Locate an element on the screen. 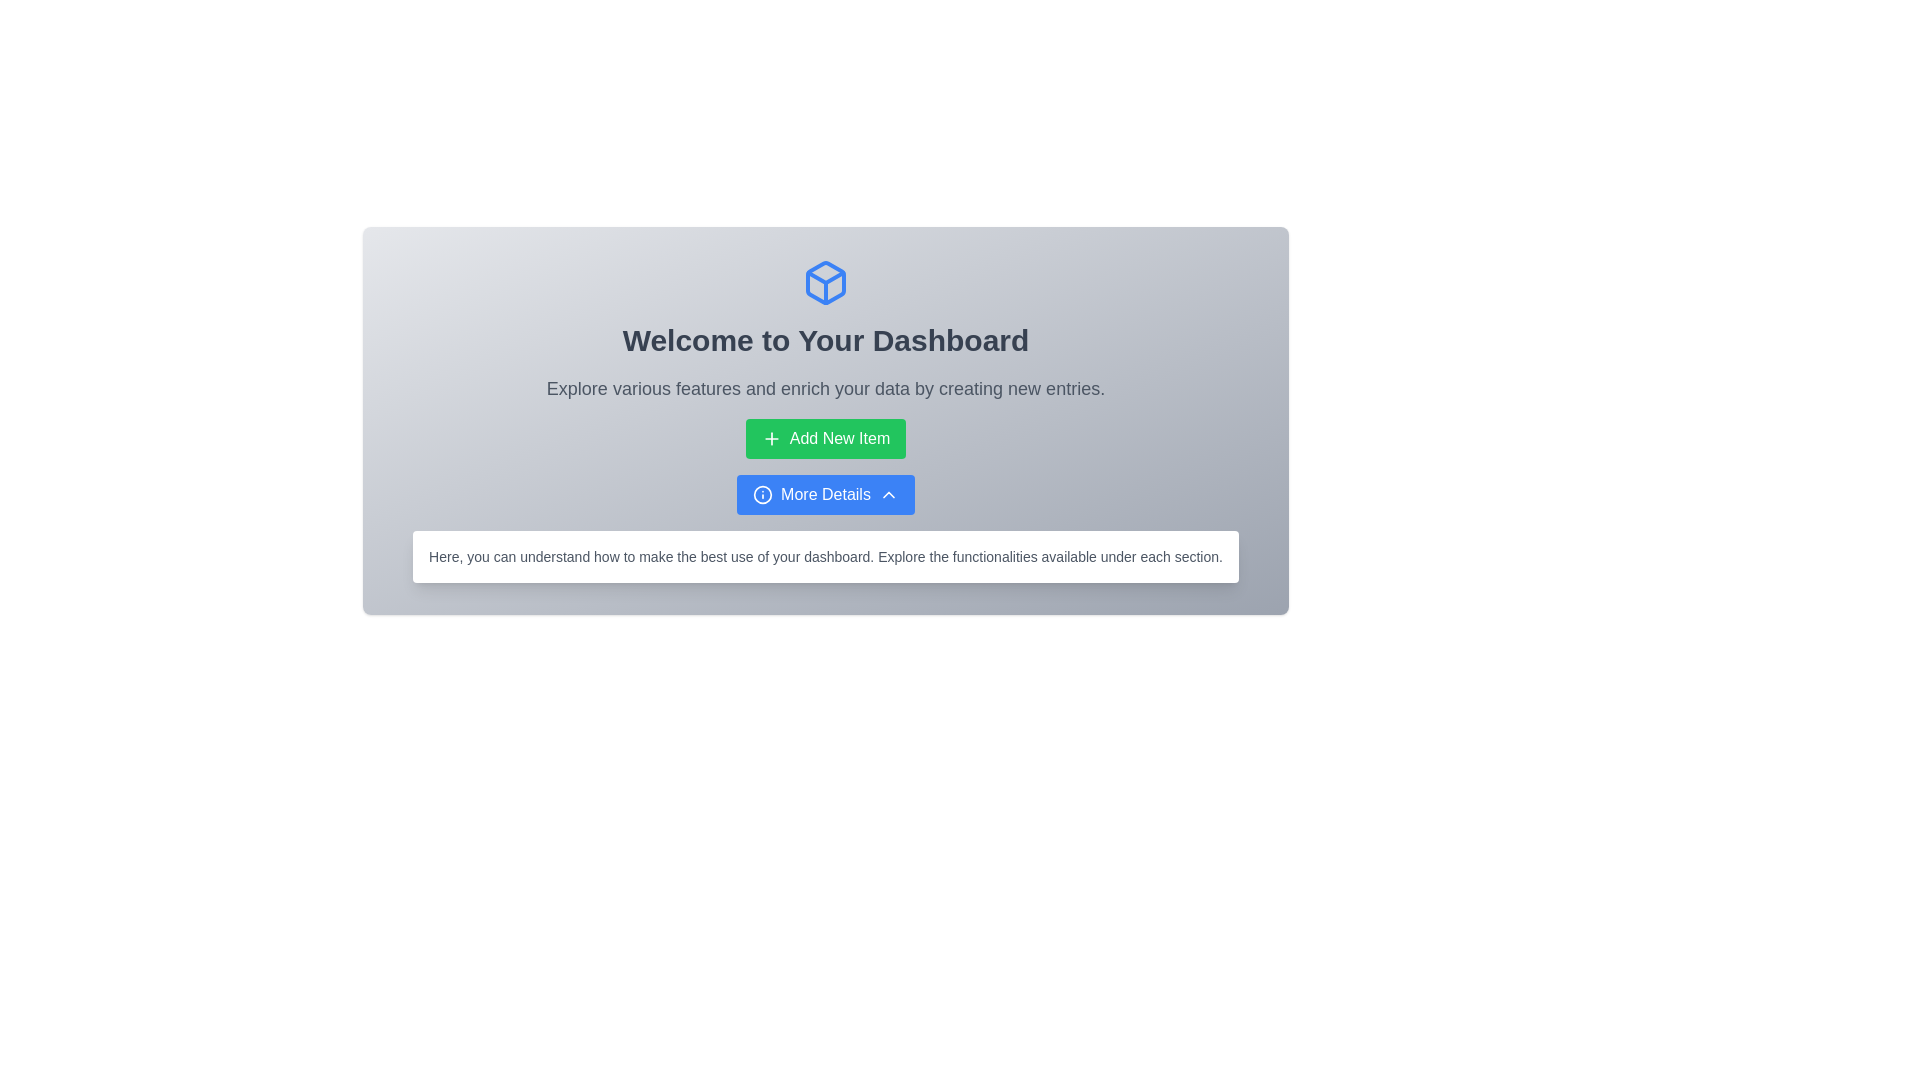 Image resolution: width=1920 pixels, height=1080 pixels. the green button labeled 'Add New Item' with a plus sign icon is located at coordinates (825, 438).